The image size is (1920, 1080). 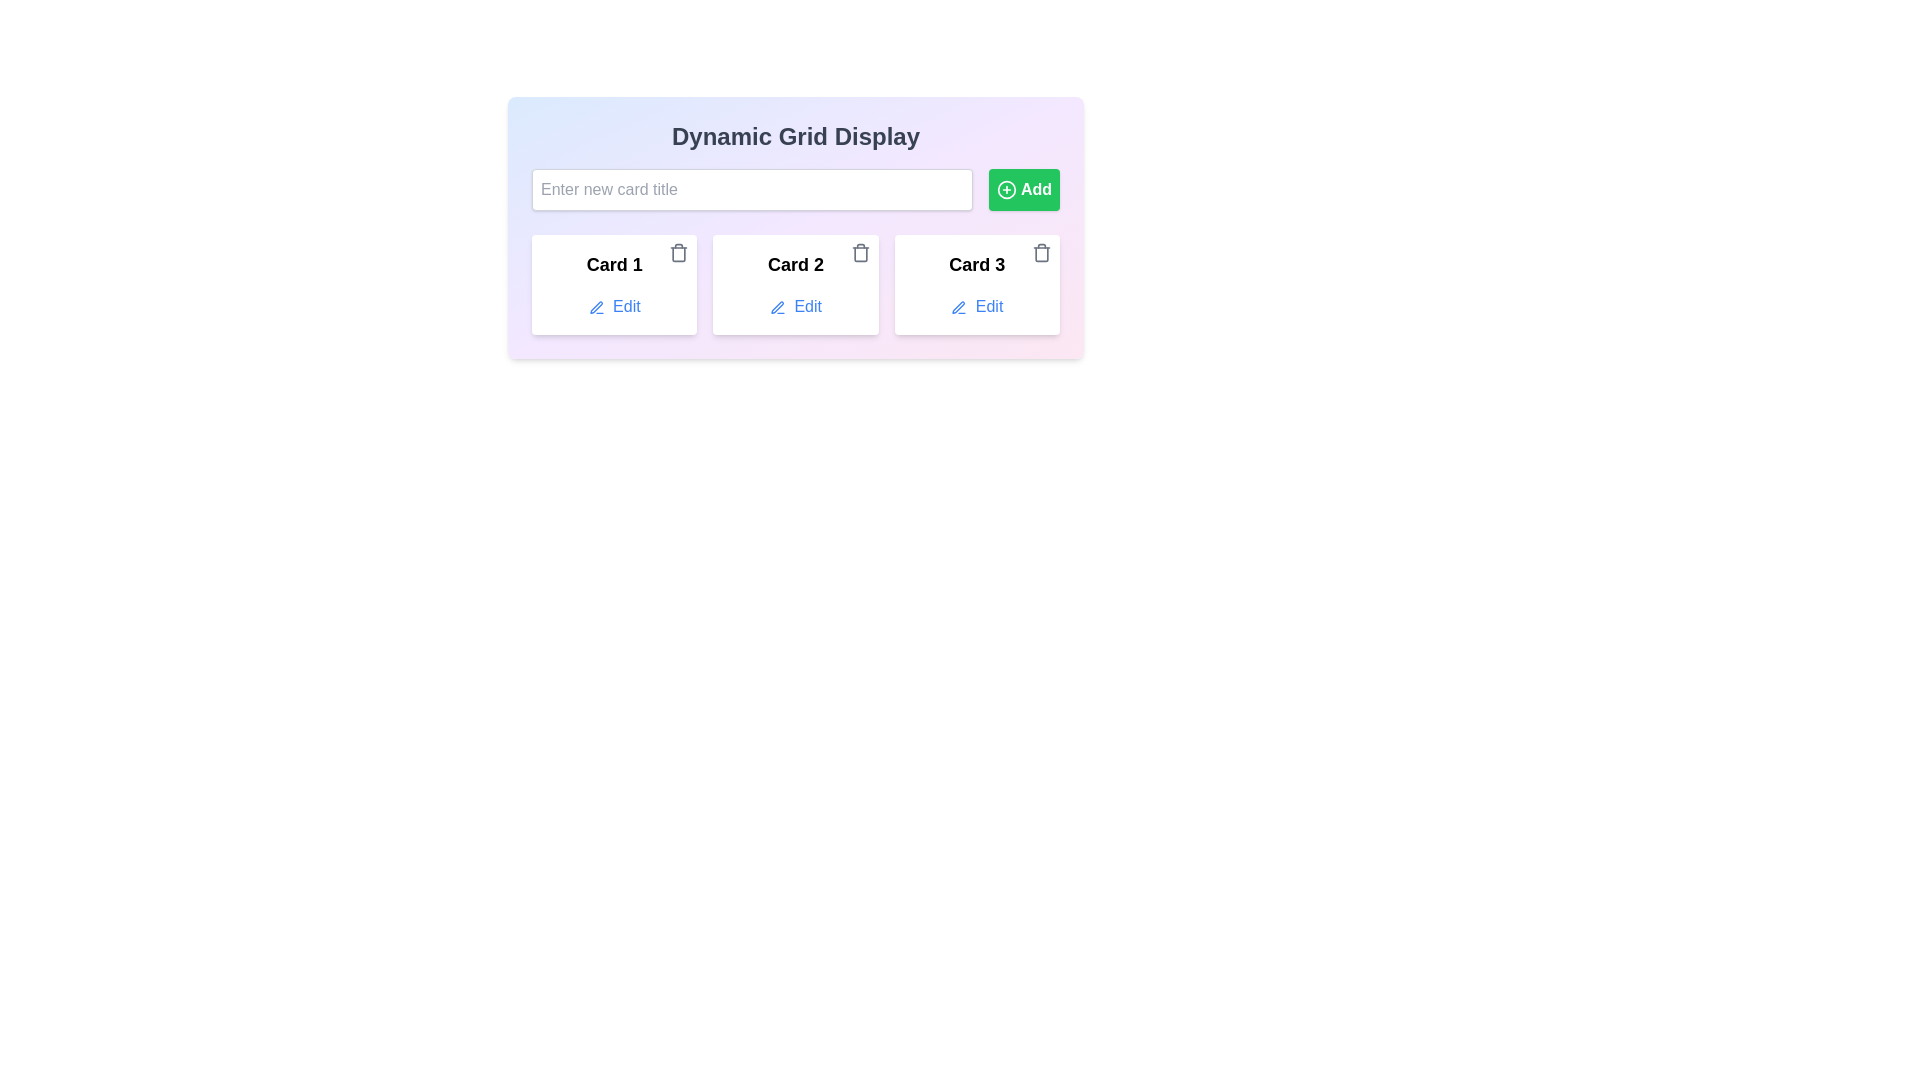 I want to click on the small 'Edit' button with blue text and a pencil icon located at the bottom-right corner of 'Card 3' to initiate the edit action, so click(x=977, y=307).